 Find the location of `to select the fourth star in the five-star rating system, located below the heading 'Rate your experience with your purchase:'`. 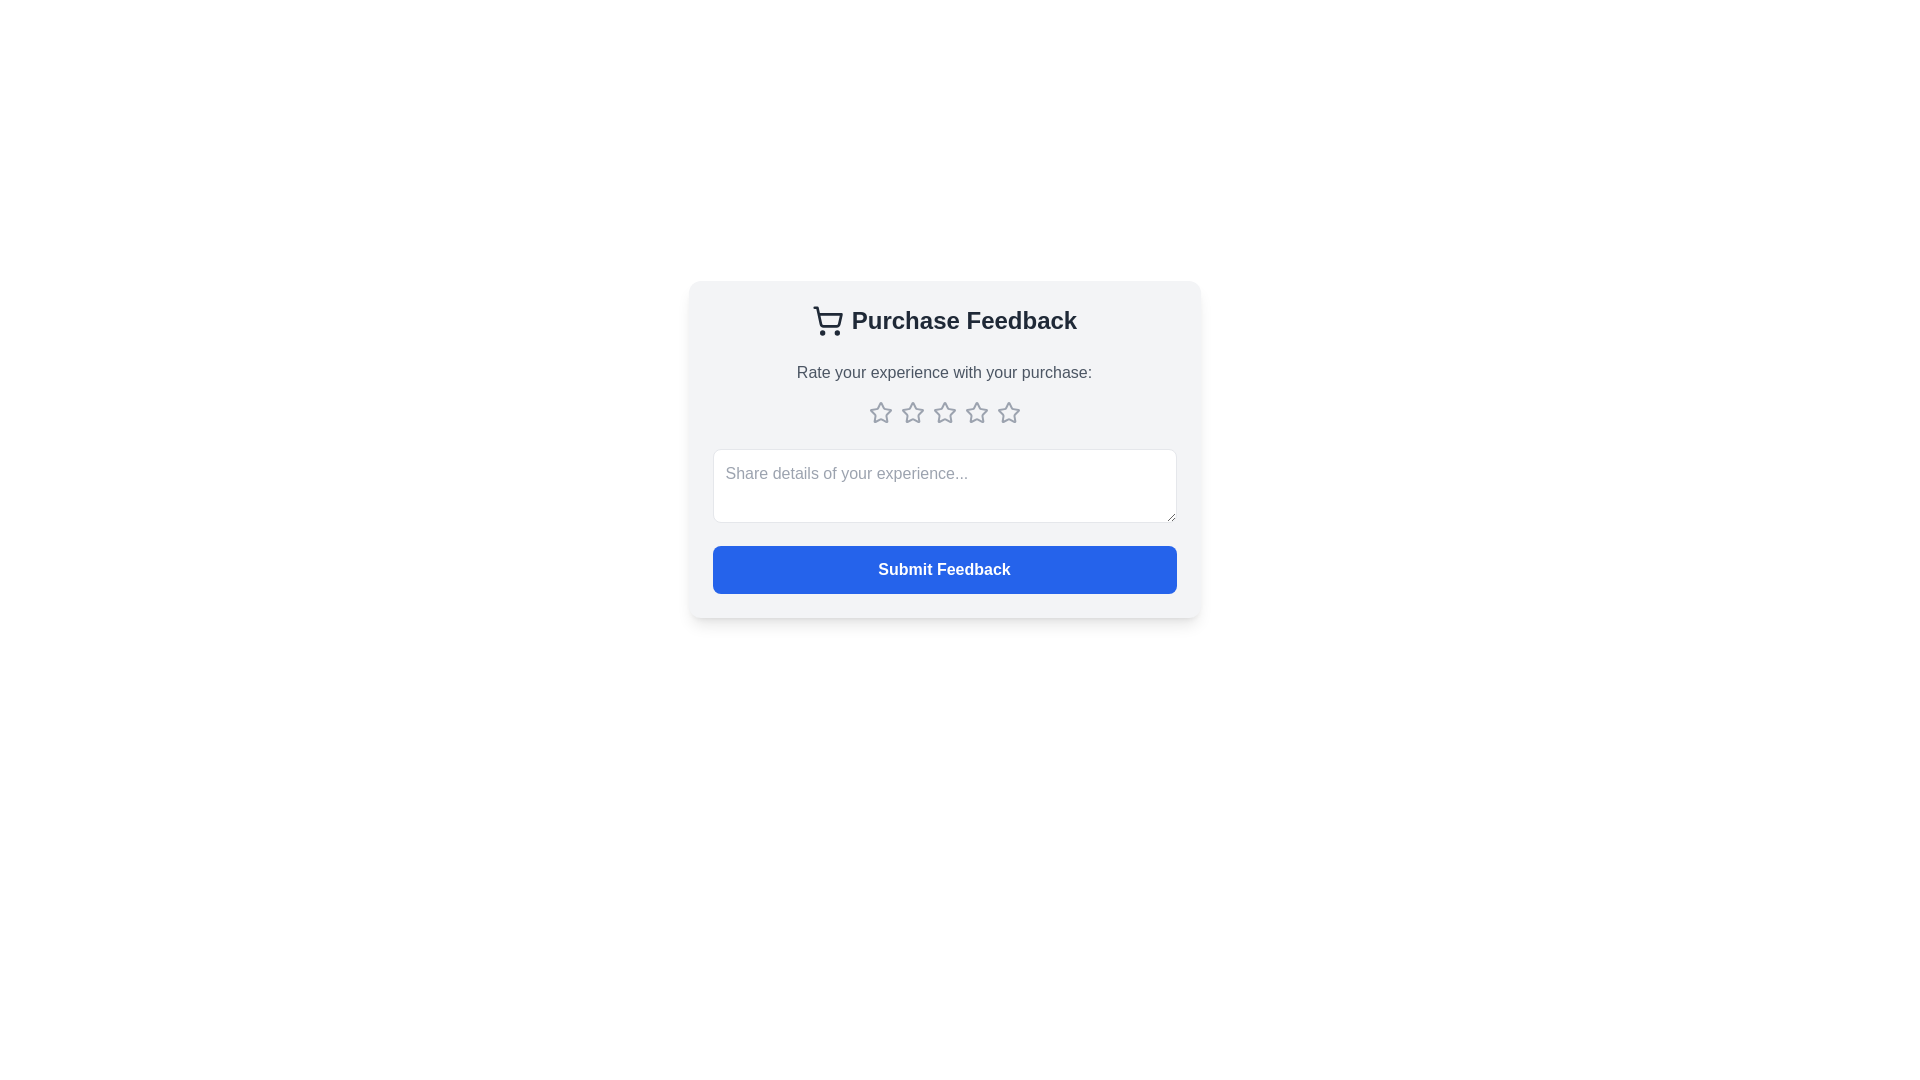

to select the fourth star in the five-star rating system, located below the heading 'Rate your experience with your purchase:' is located at coordinates (1008, 411).